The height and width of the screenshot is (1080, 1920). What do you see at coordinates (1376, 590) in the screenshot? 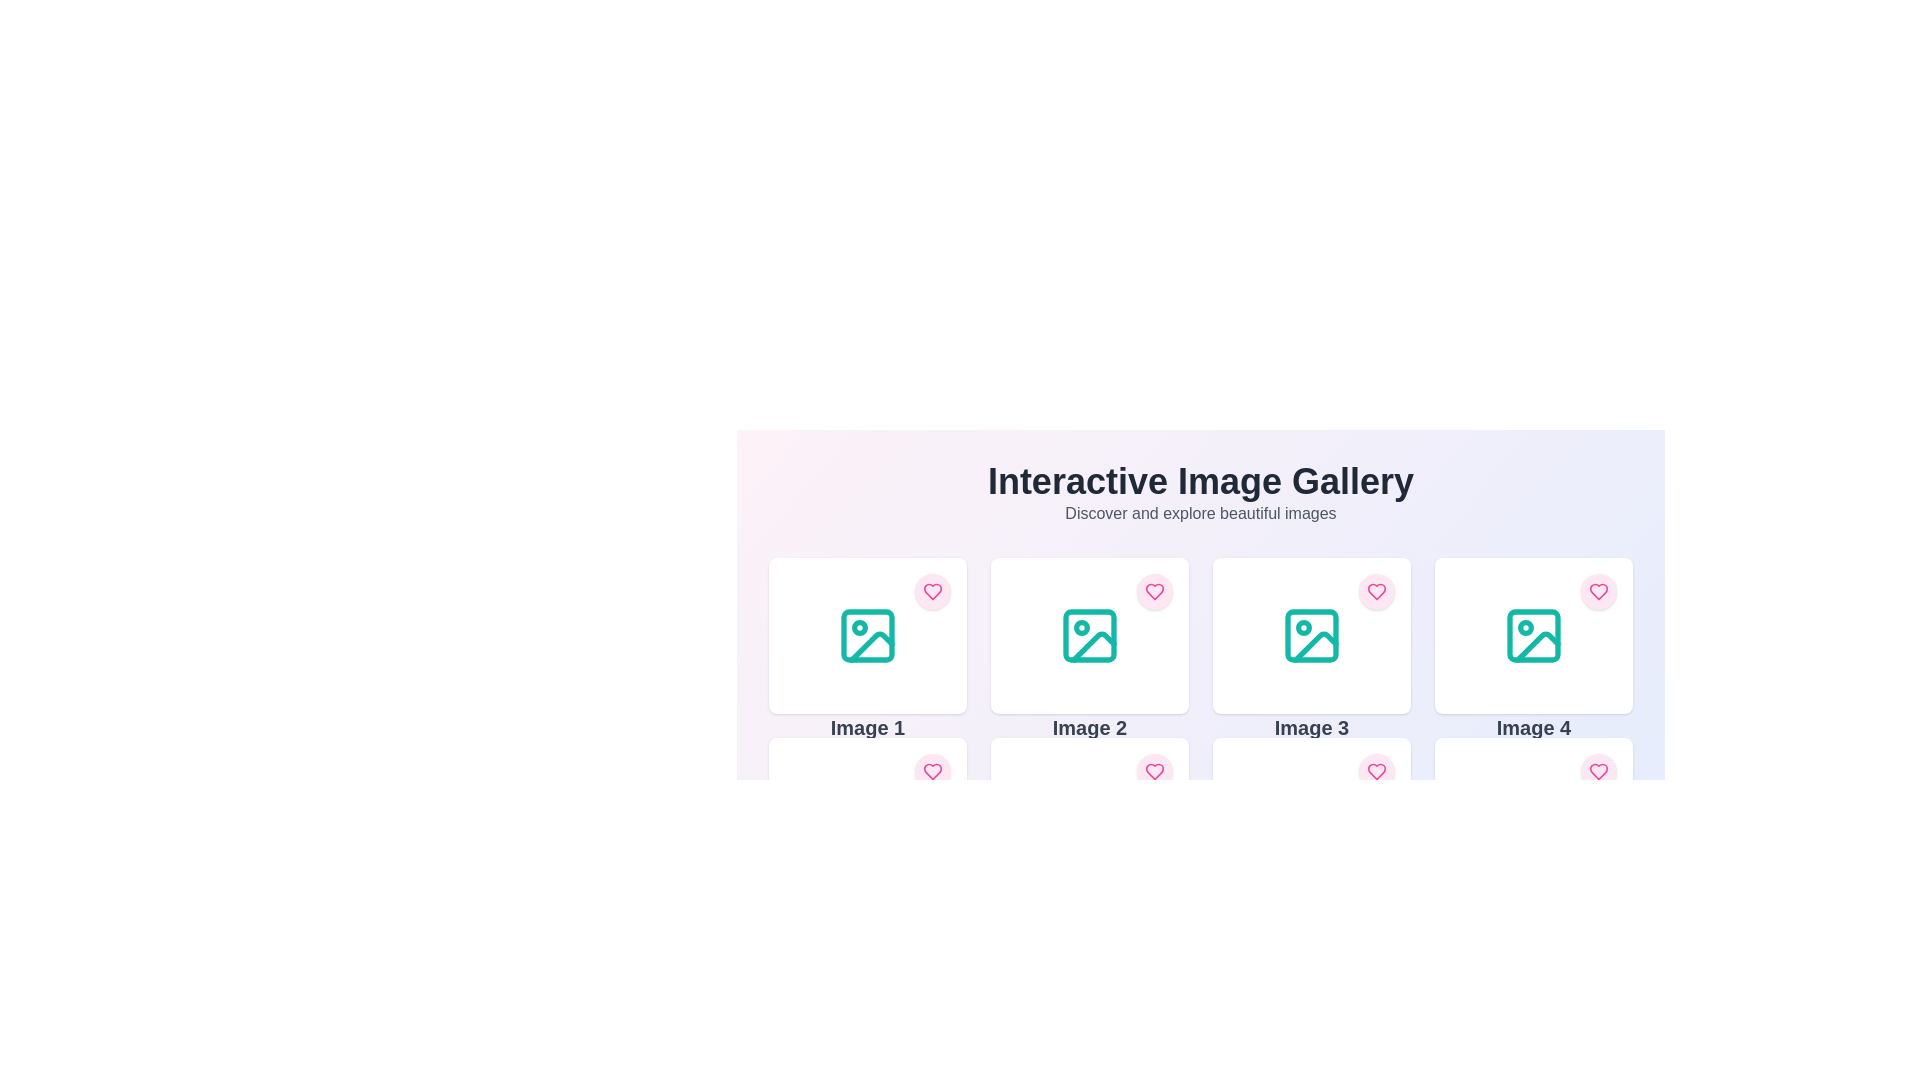
I see `the 'like' button icon in the top-right corner of the card labeled 'Image 3', which is displayed within a circular pink background, to express approval for the associated content` at bounding box center [1376, 590].